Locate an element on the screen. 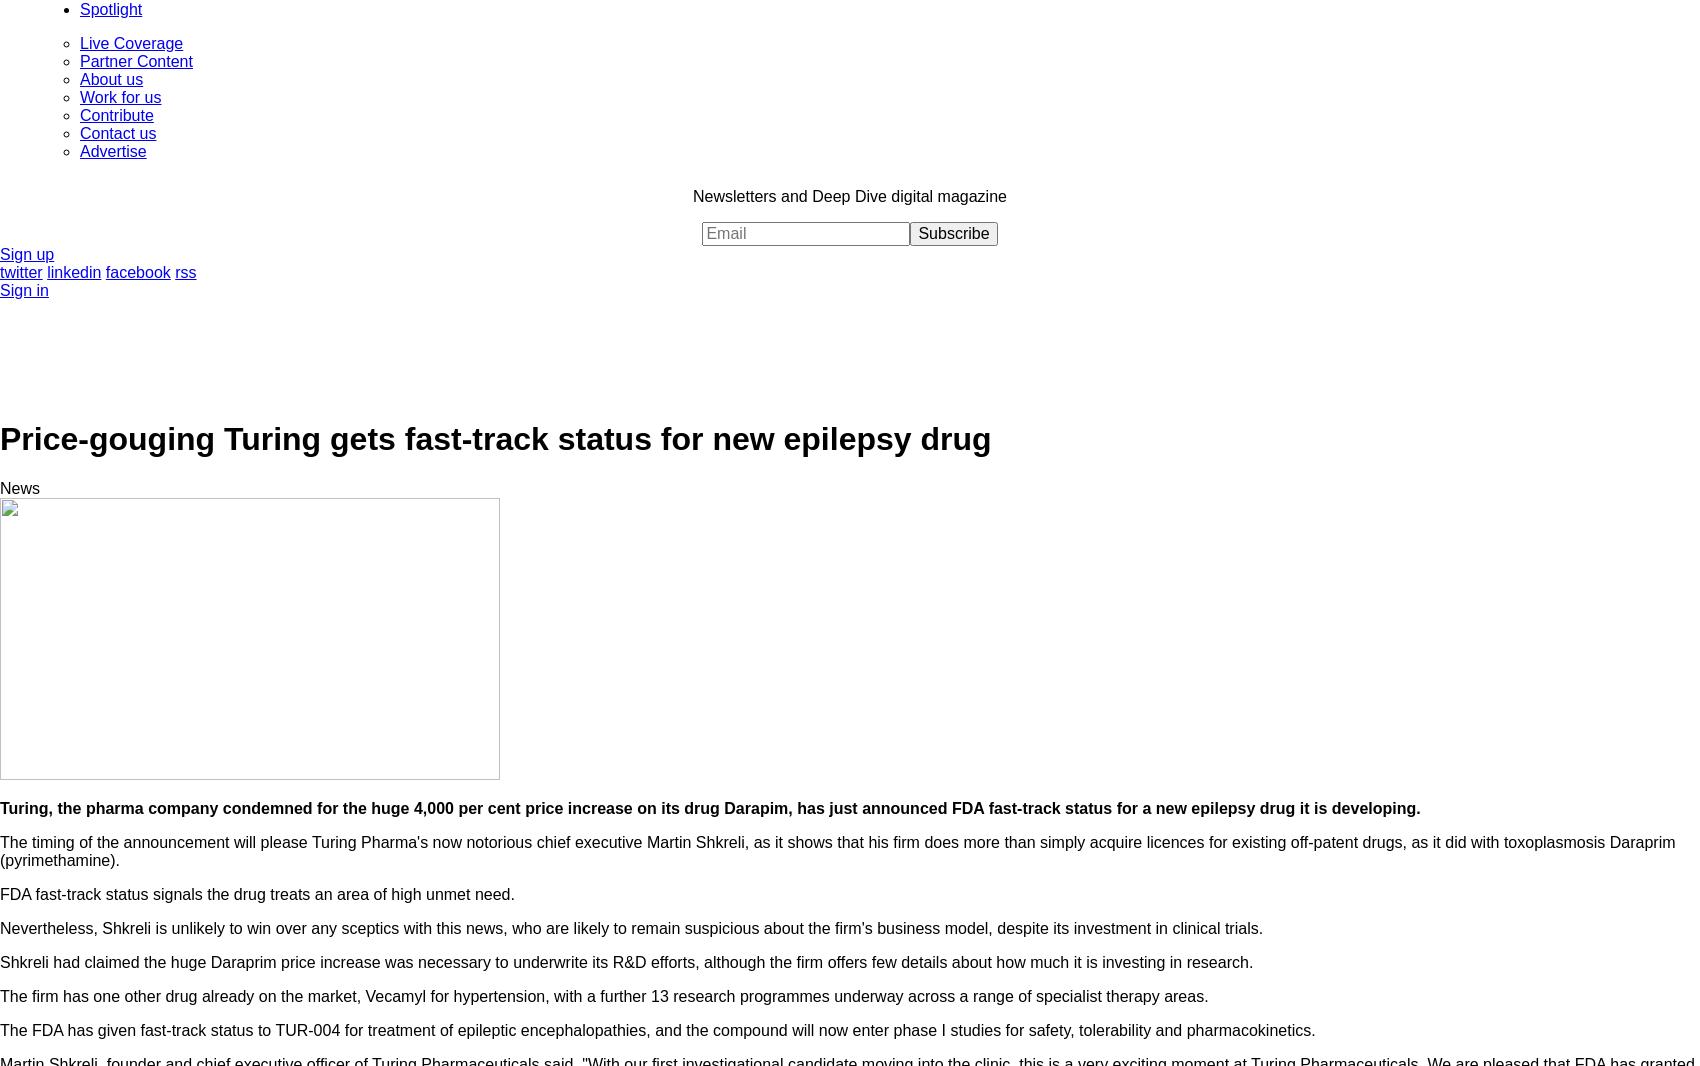 This screenshot has width=1700, height=1066. 'About us' is located at coordinates (80, 77).